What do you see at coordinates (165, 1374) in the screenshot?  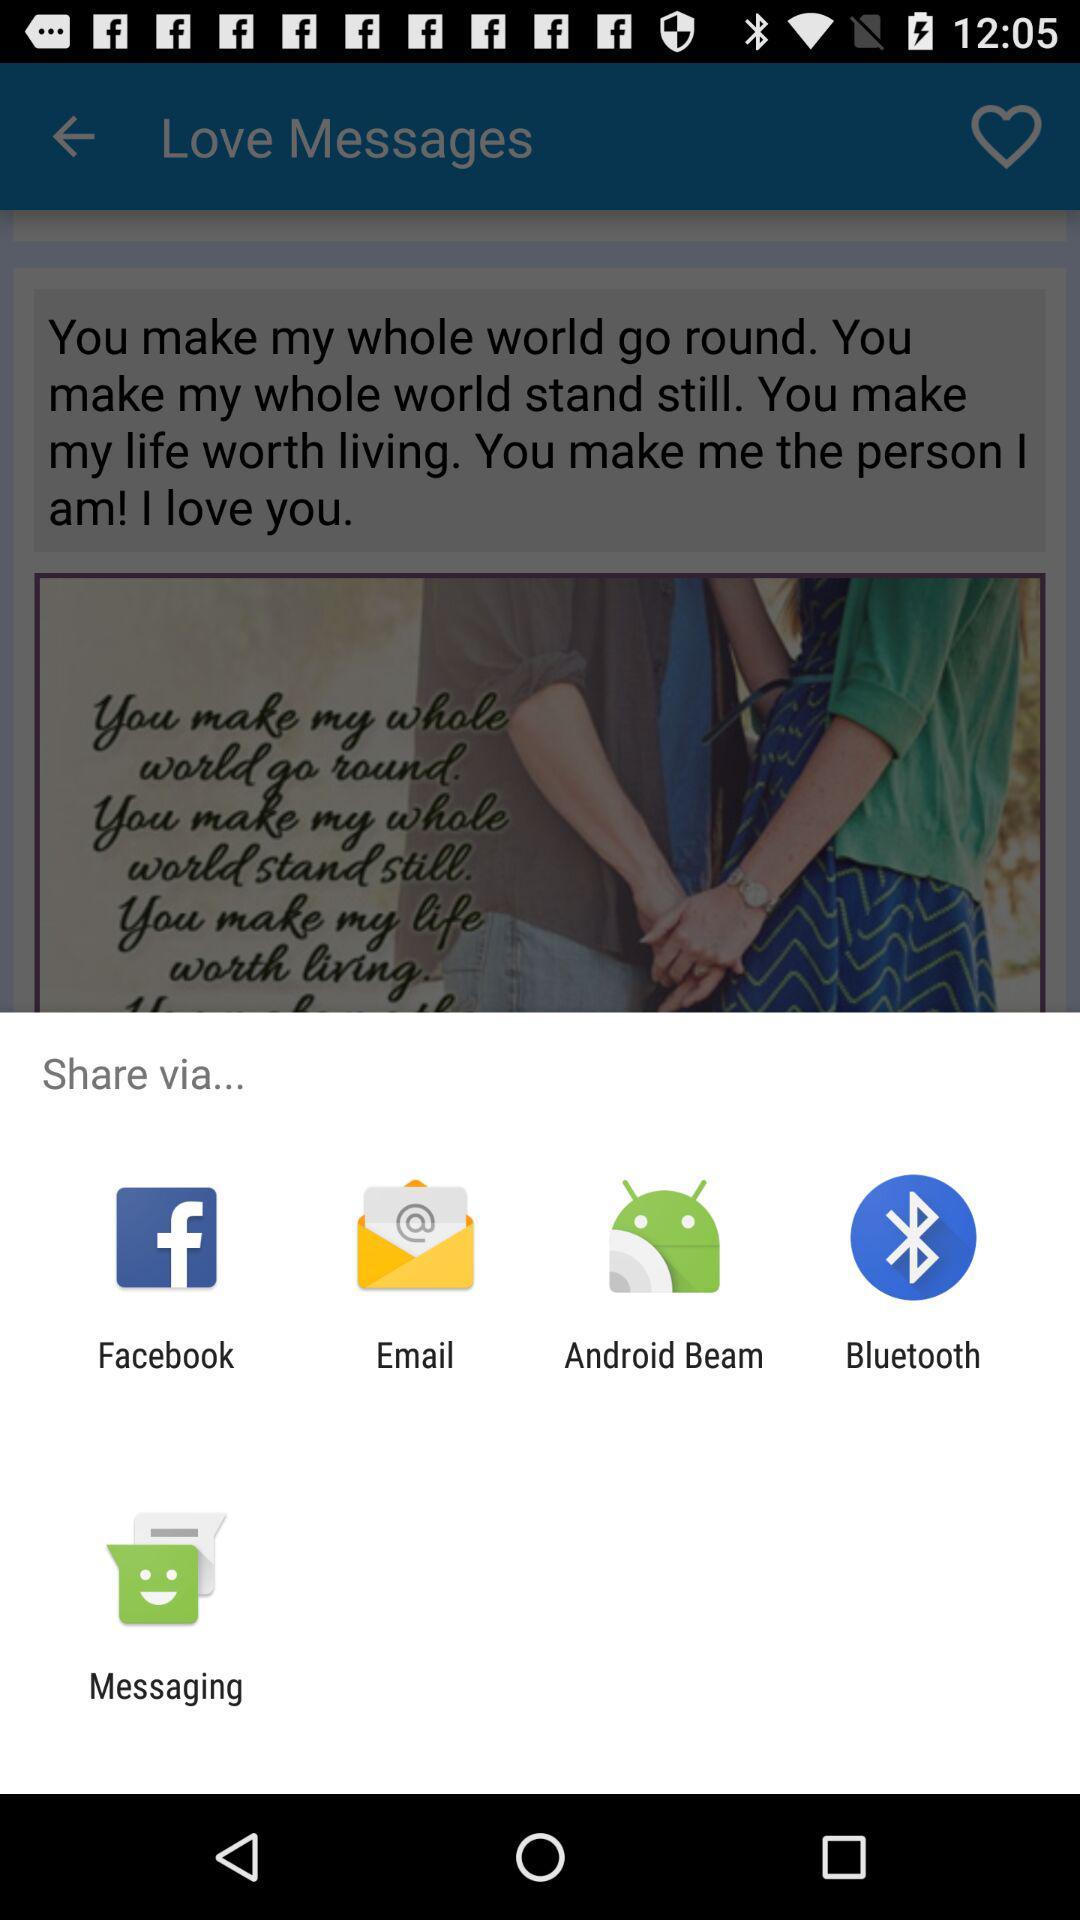 I see `the facebook icon` at bounding box center [165, 1374].